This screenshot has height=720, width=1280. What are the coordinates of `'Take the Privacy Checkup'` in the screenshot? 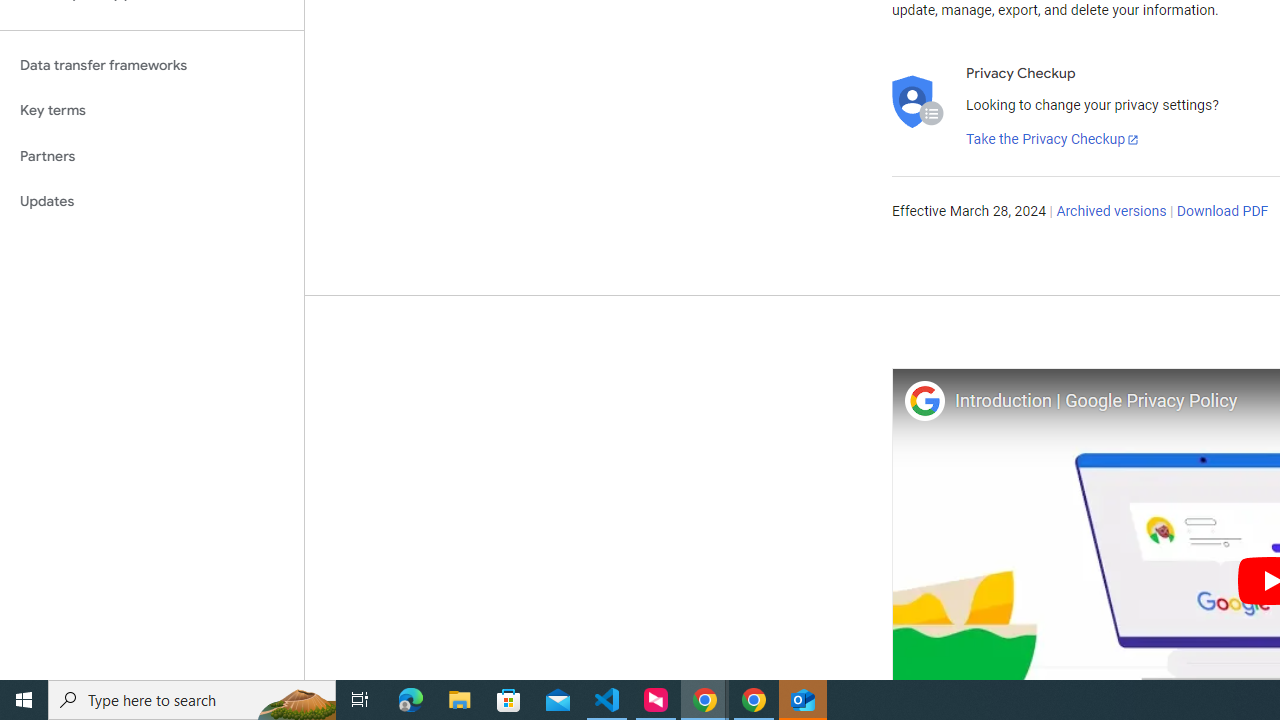 It's located at (1052, 139).